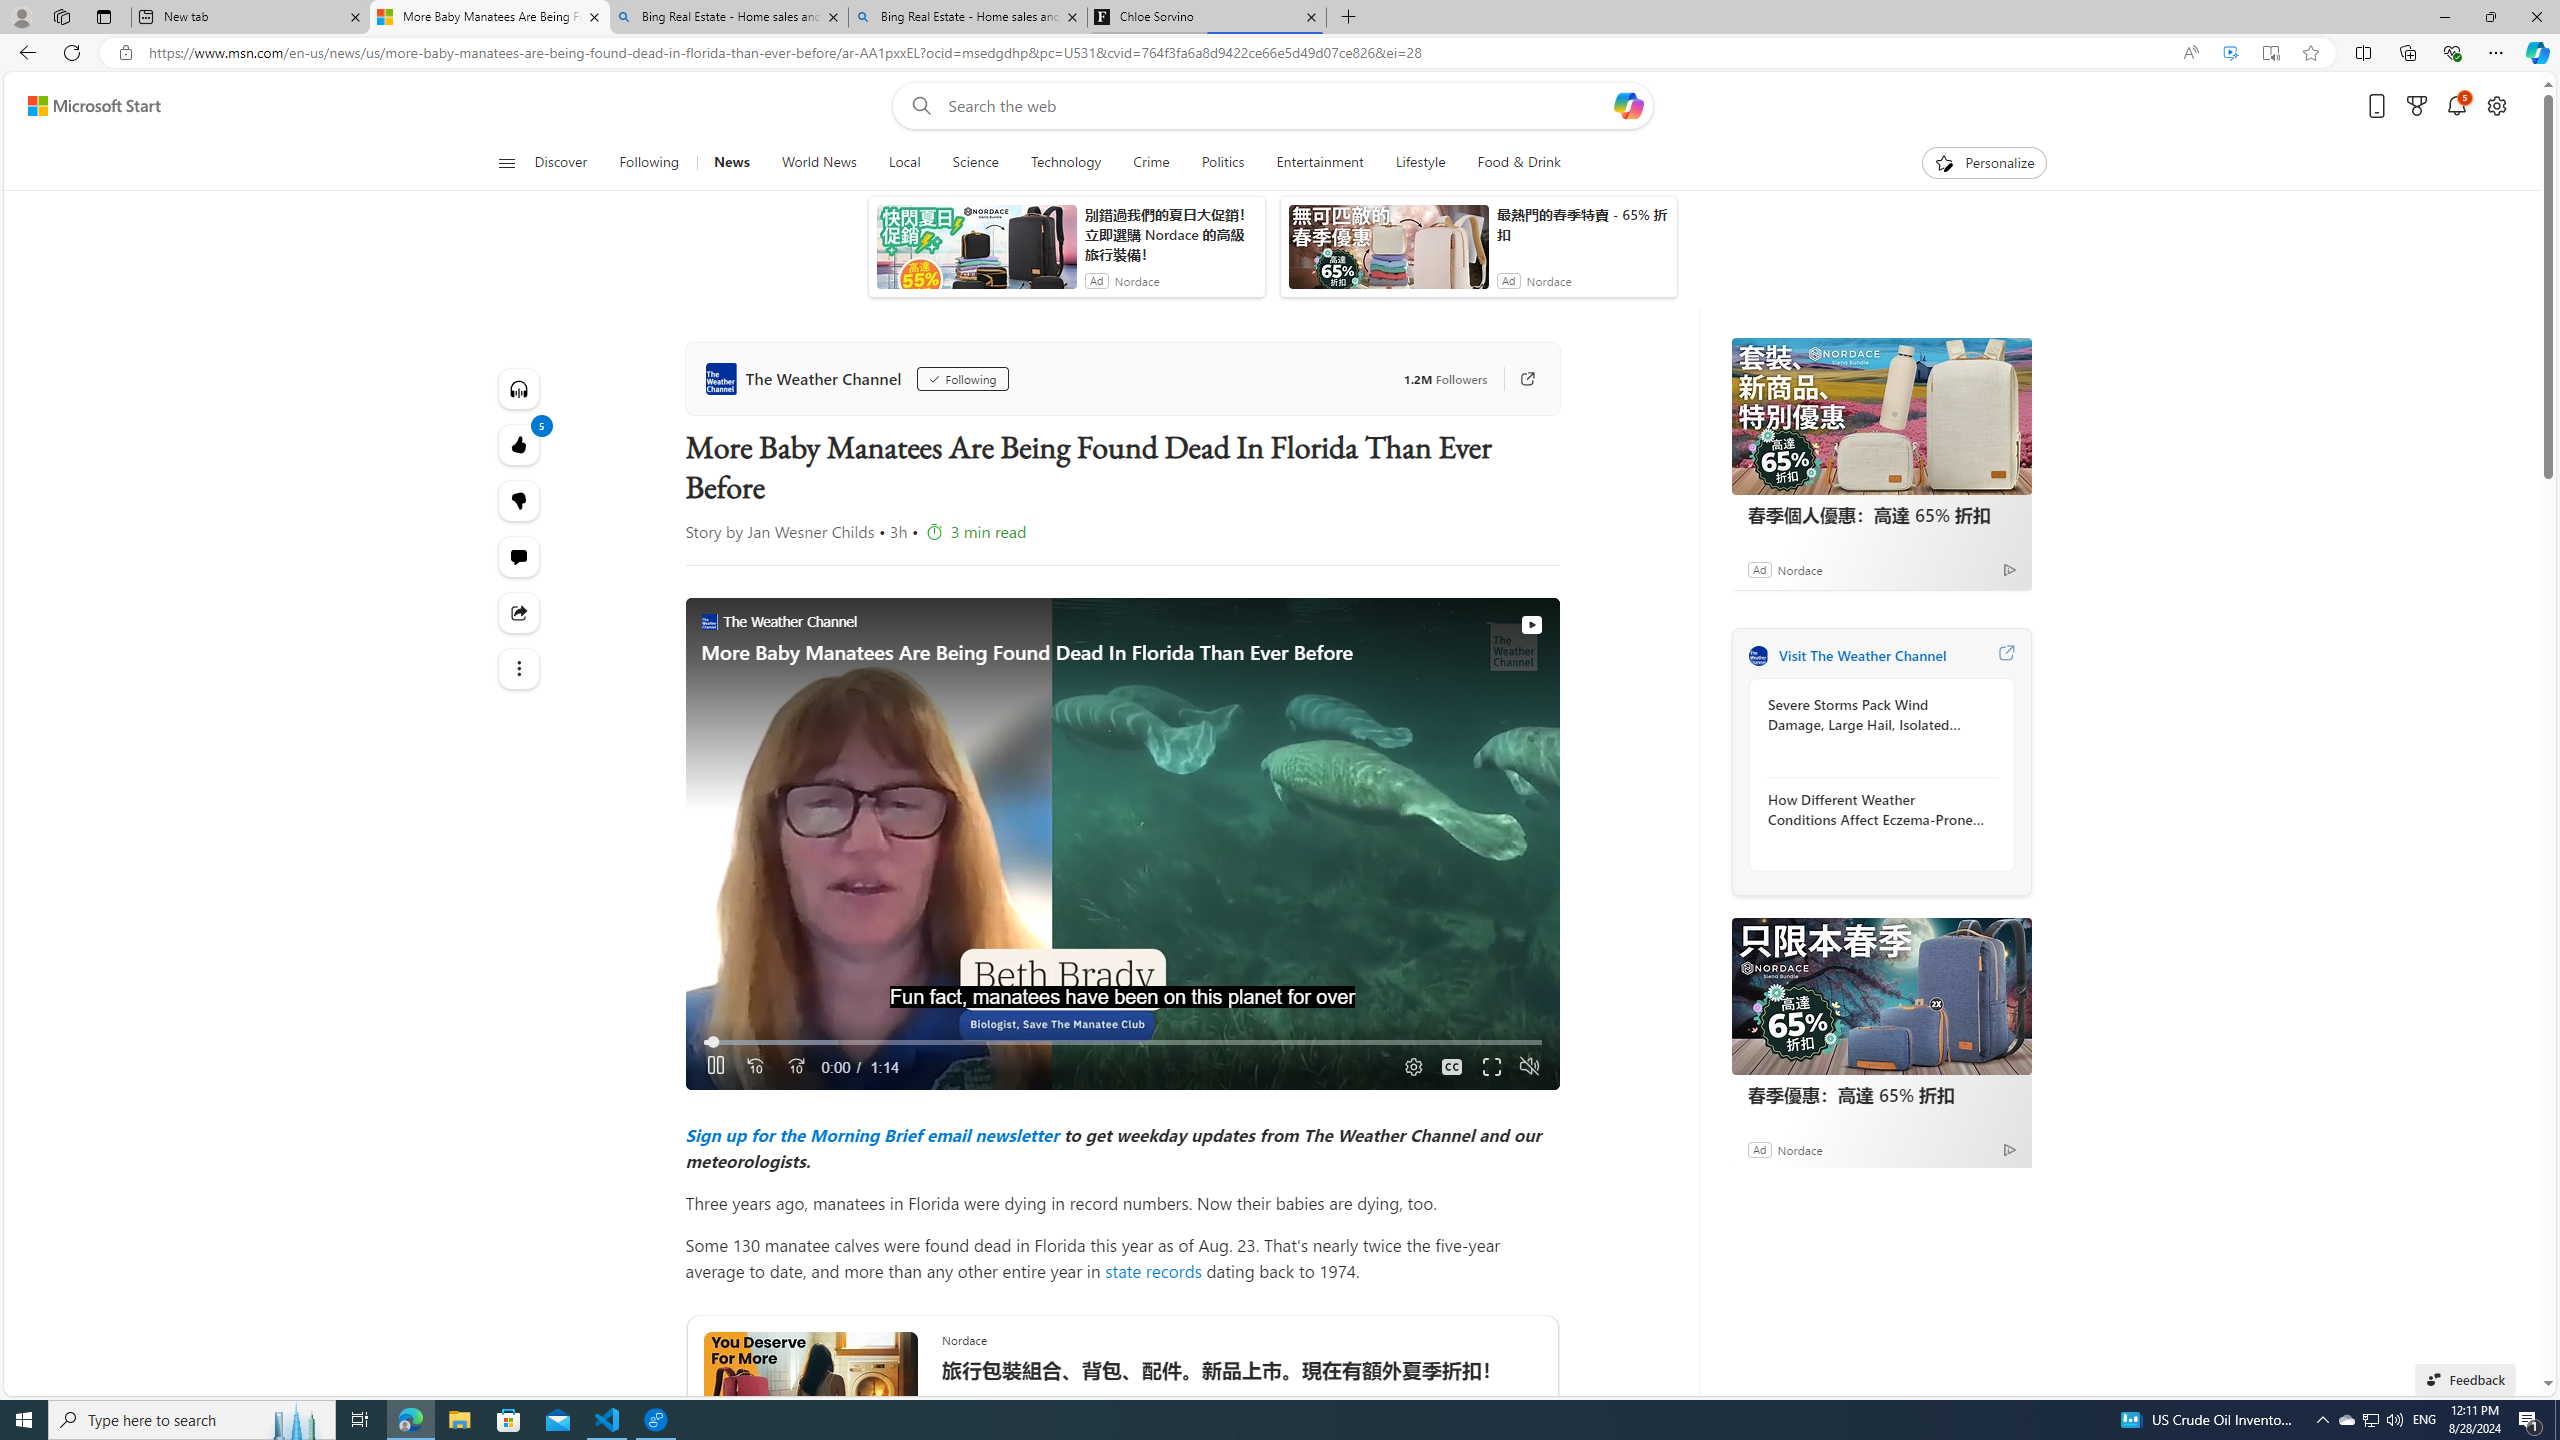  I want to click on 'Captions', so click(1451, 1066).